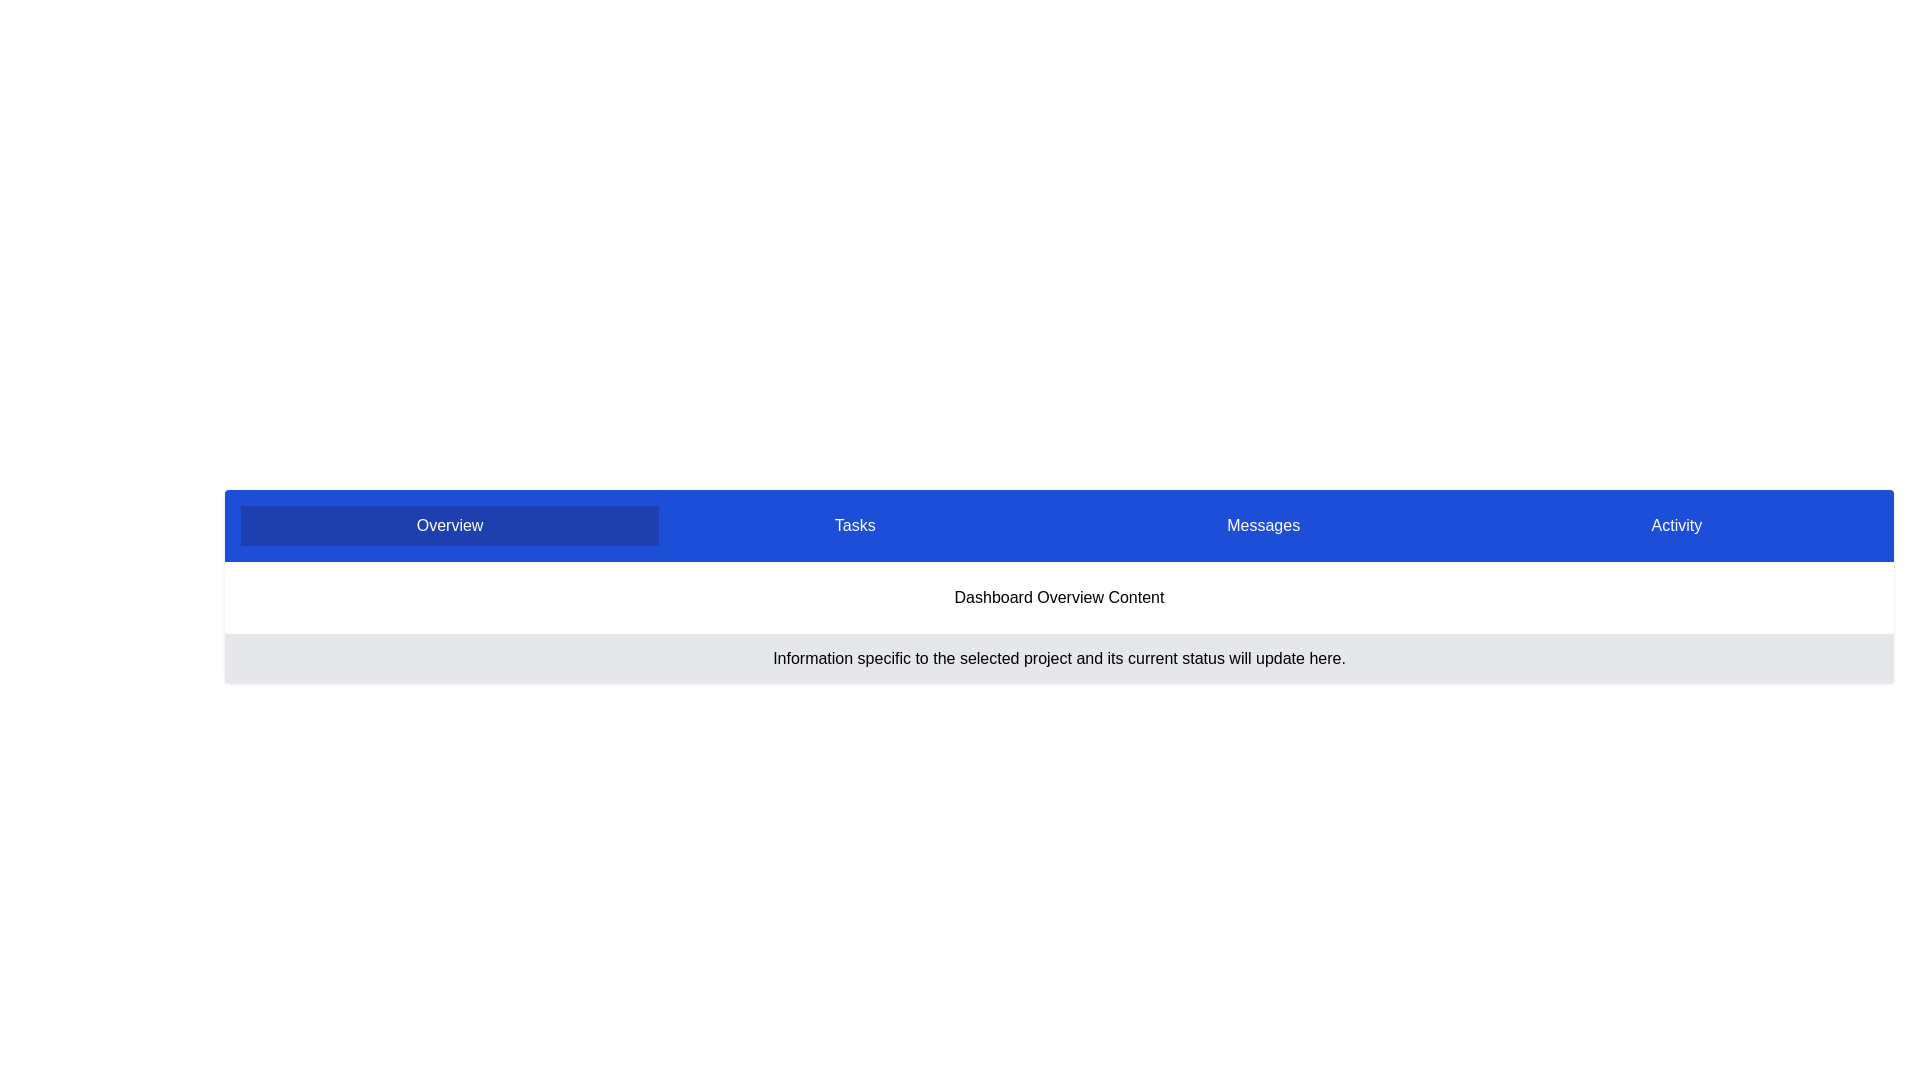 This screenshot has width=1920, height=1080. I want to click on the tab labeled 'Tasks', so click(854, 524).